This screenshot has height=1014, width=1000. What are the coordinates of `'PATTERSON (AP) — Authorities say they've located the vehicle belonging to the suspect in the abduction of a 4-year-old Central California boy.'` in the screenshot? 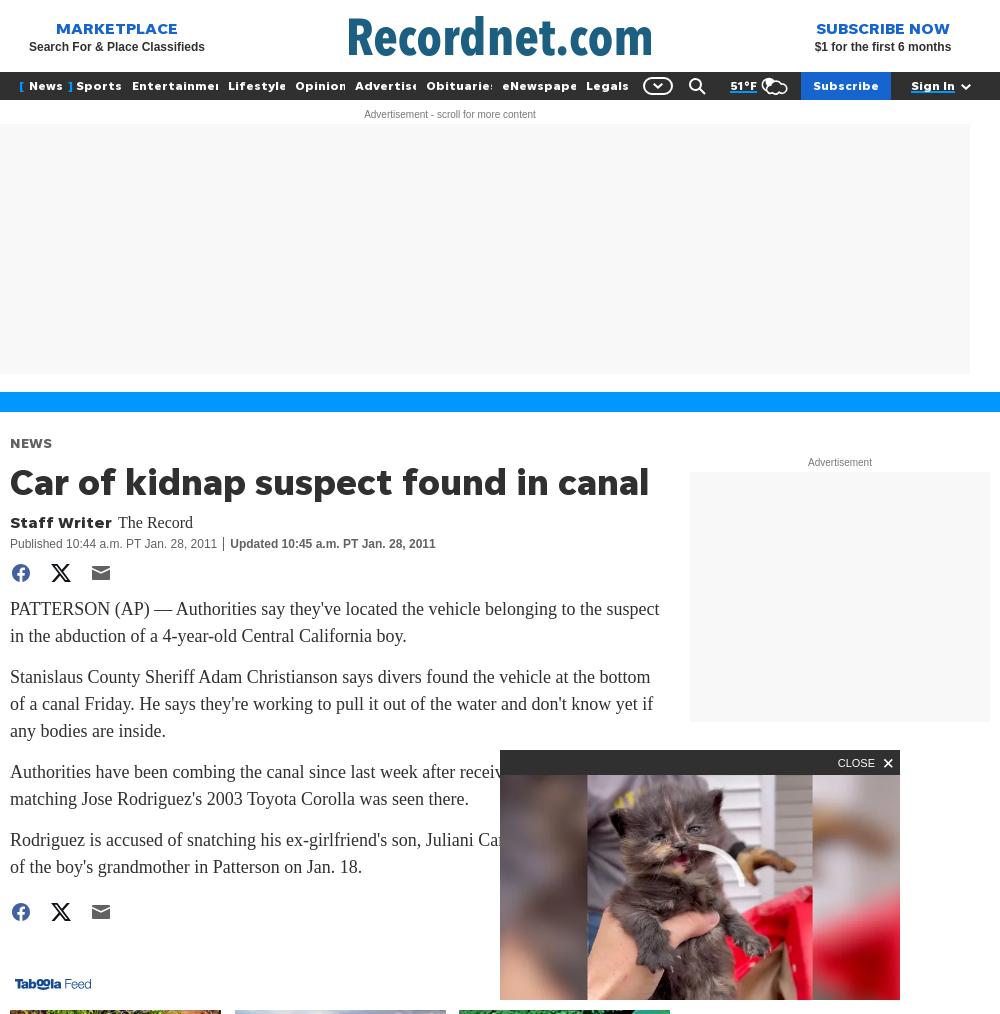 It's located at (333, 622).